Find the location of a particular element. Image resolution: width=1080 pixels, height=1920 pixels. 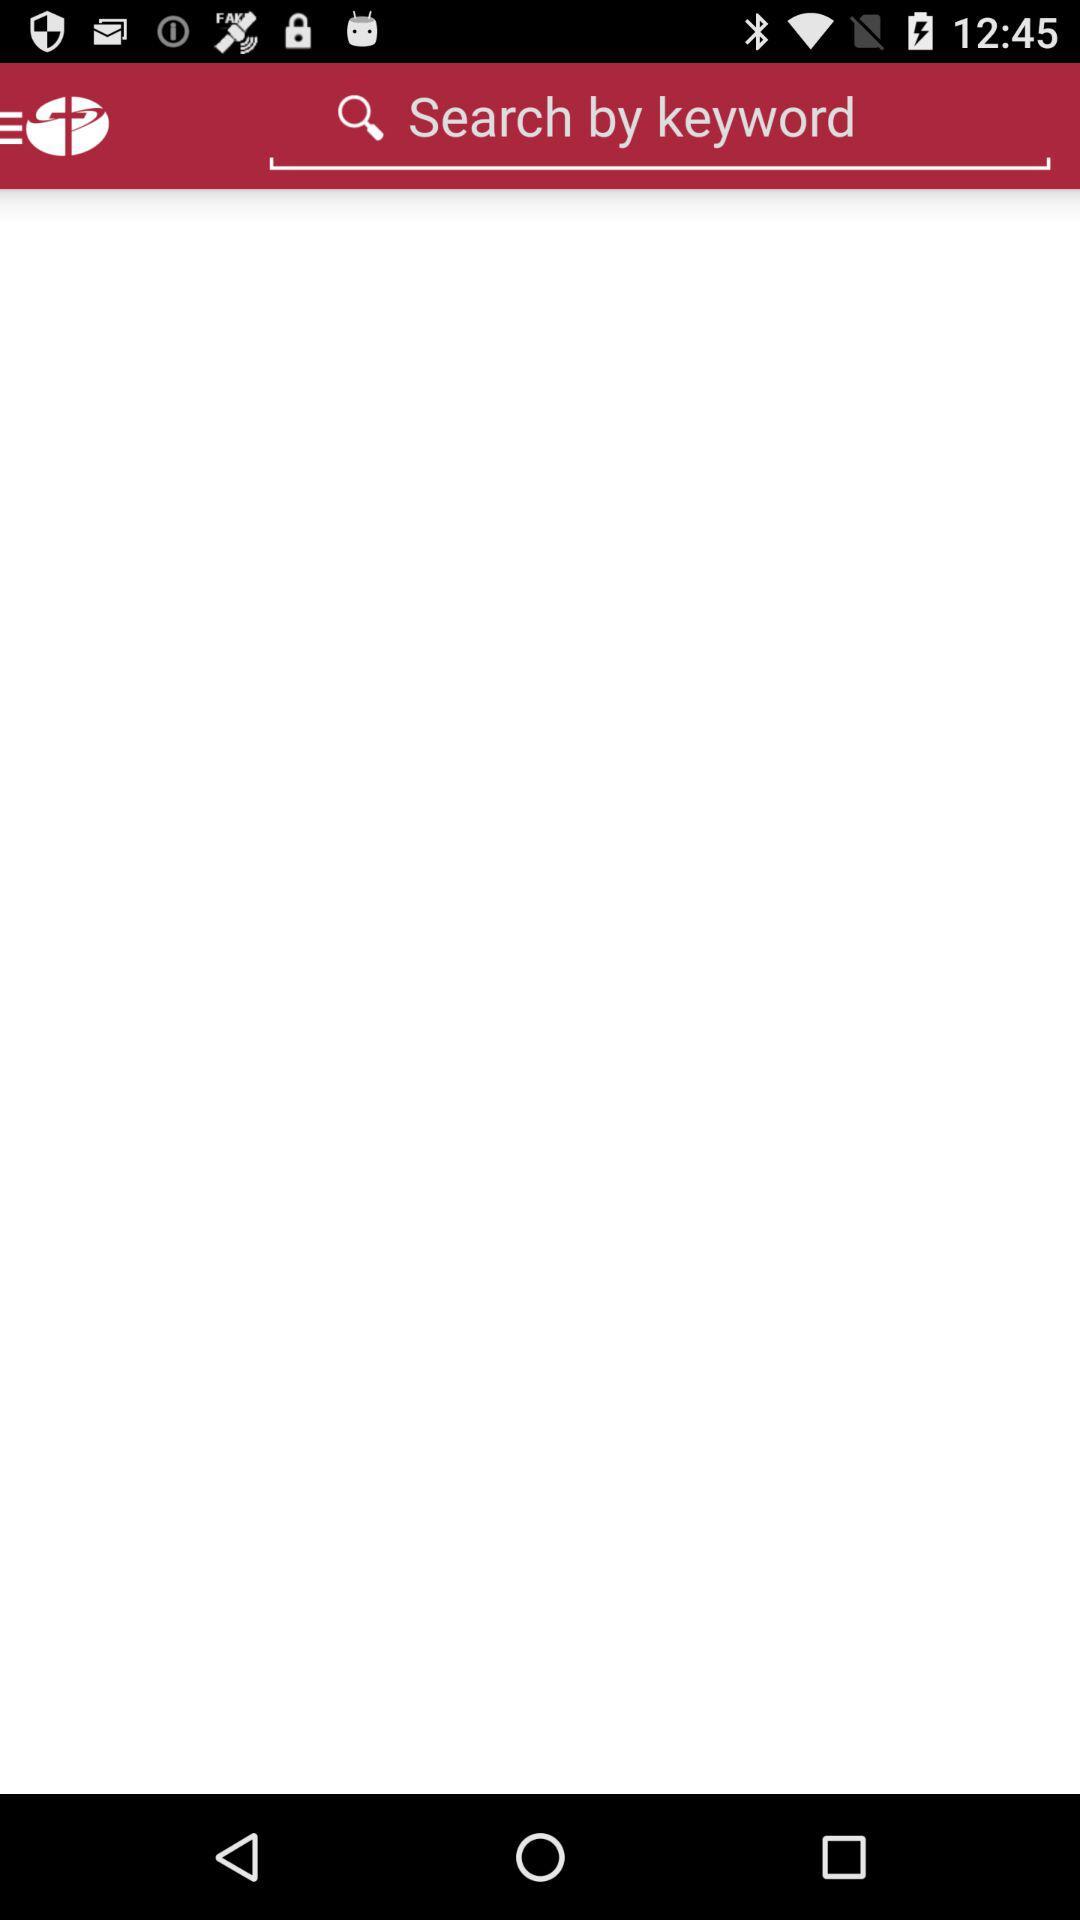

item at the center is located at coordinates (540, 991).